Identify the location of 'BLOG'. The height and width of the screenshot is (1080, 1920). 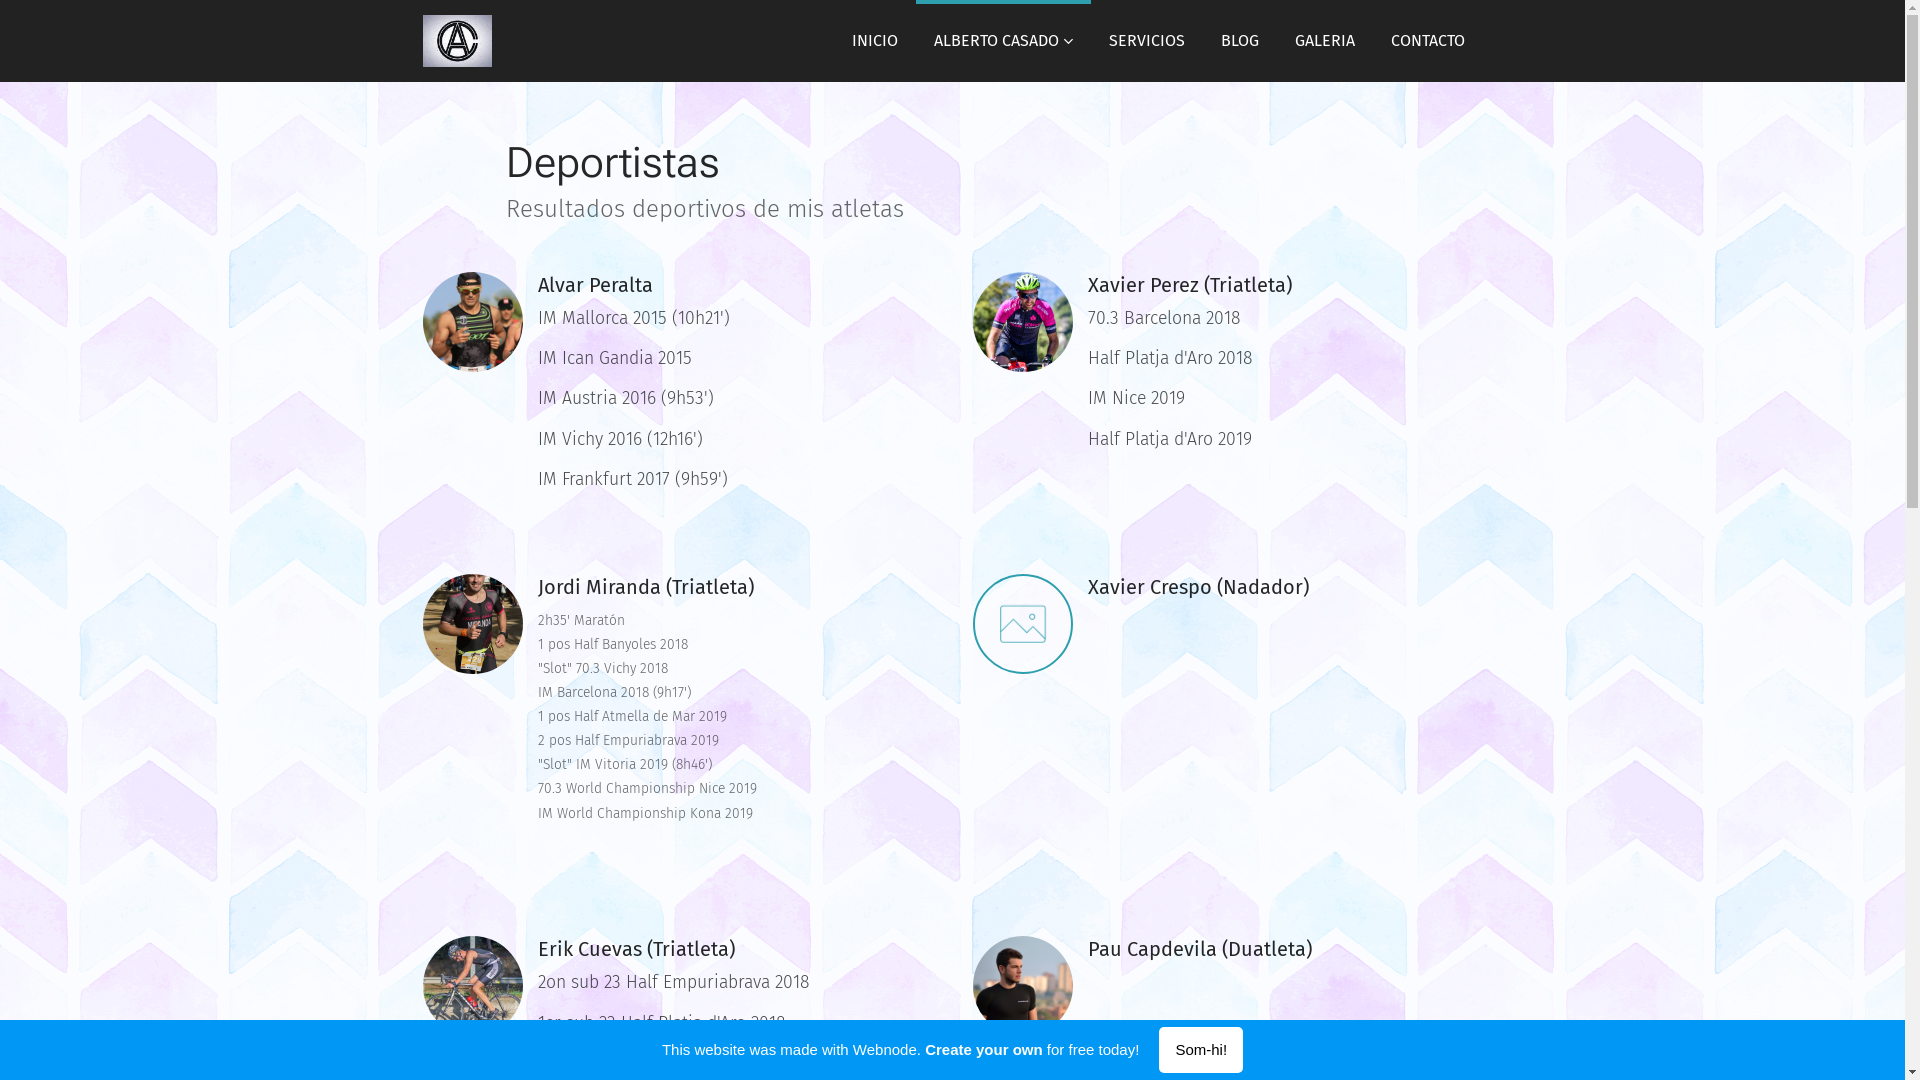
(1200, 41).